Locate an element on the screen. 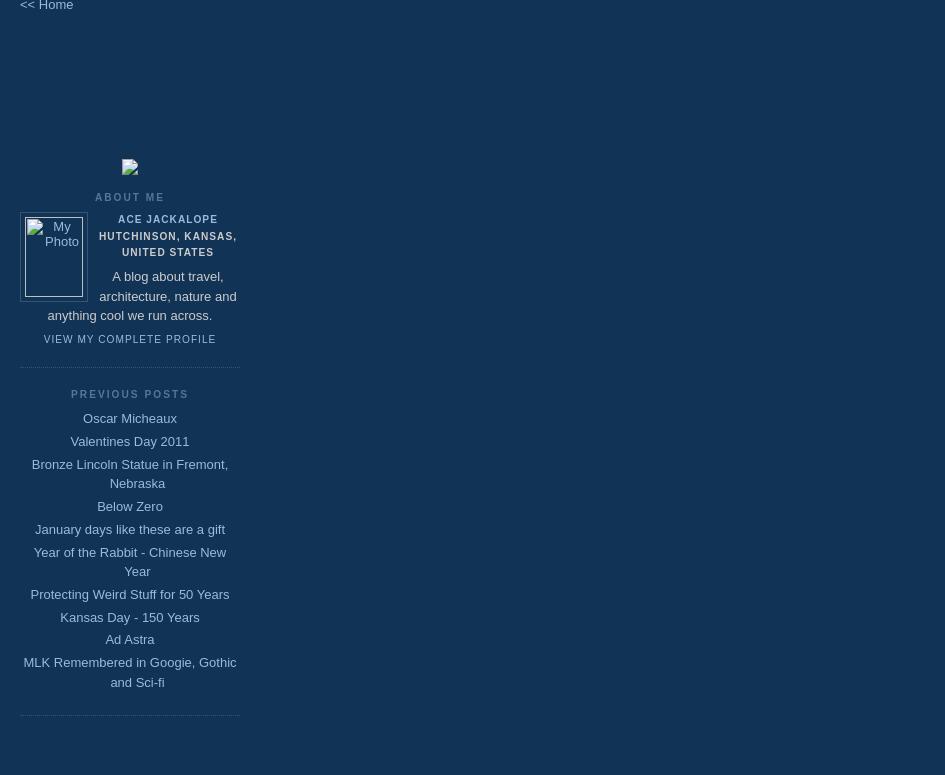 Image resolution: width=945 pixels, height=775 pixels. 'About Me' is located at coordinates (128, 196).